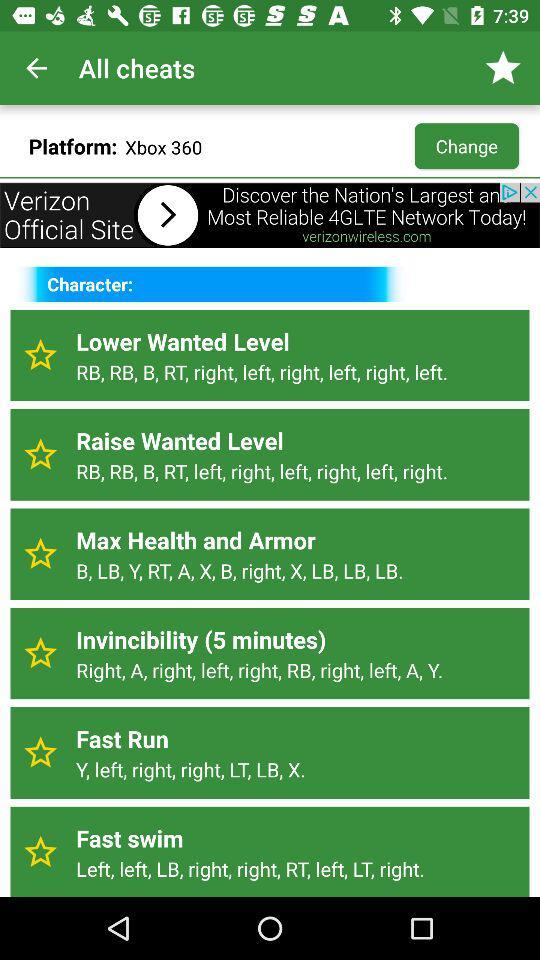 The image size is (540, 960). What do you see at coordinates (40, 554) in the screenshot?
I see `the star icon` at bounding box center [40, 554].